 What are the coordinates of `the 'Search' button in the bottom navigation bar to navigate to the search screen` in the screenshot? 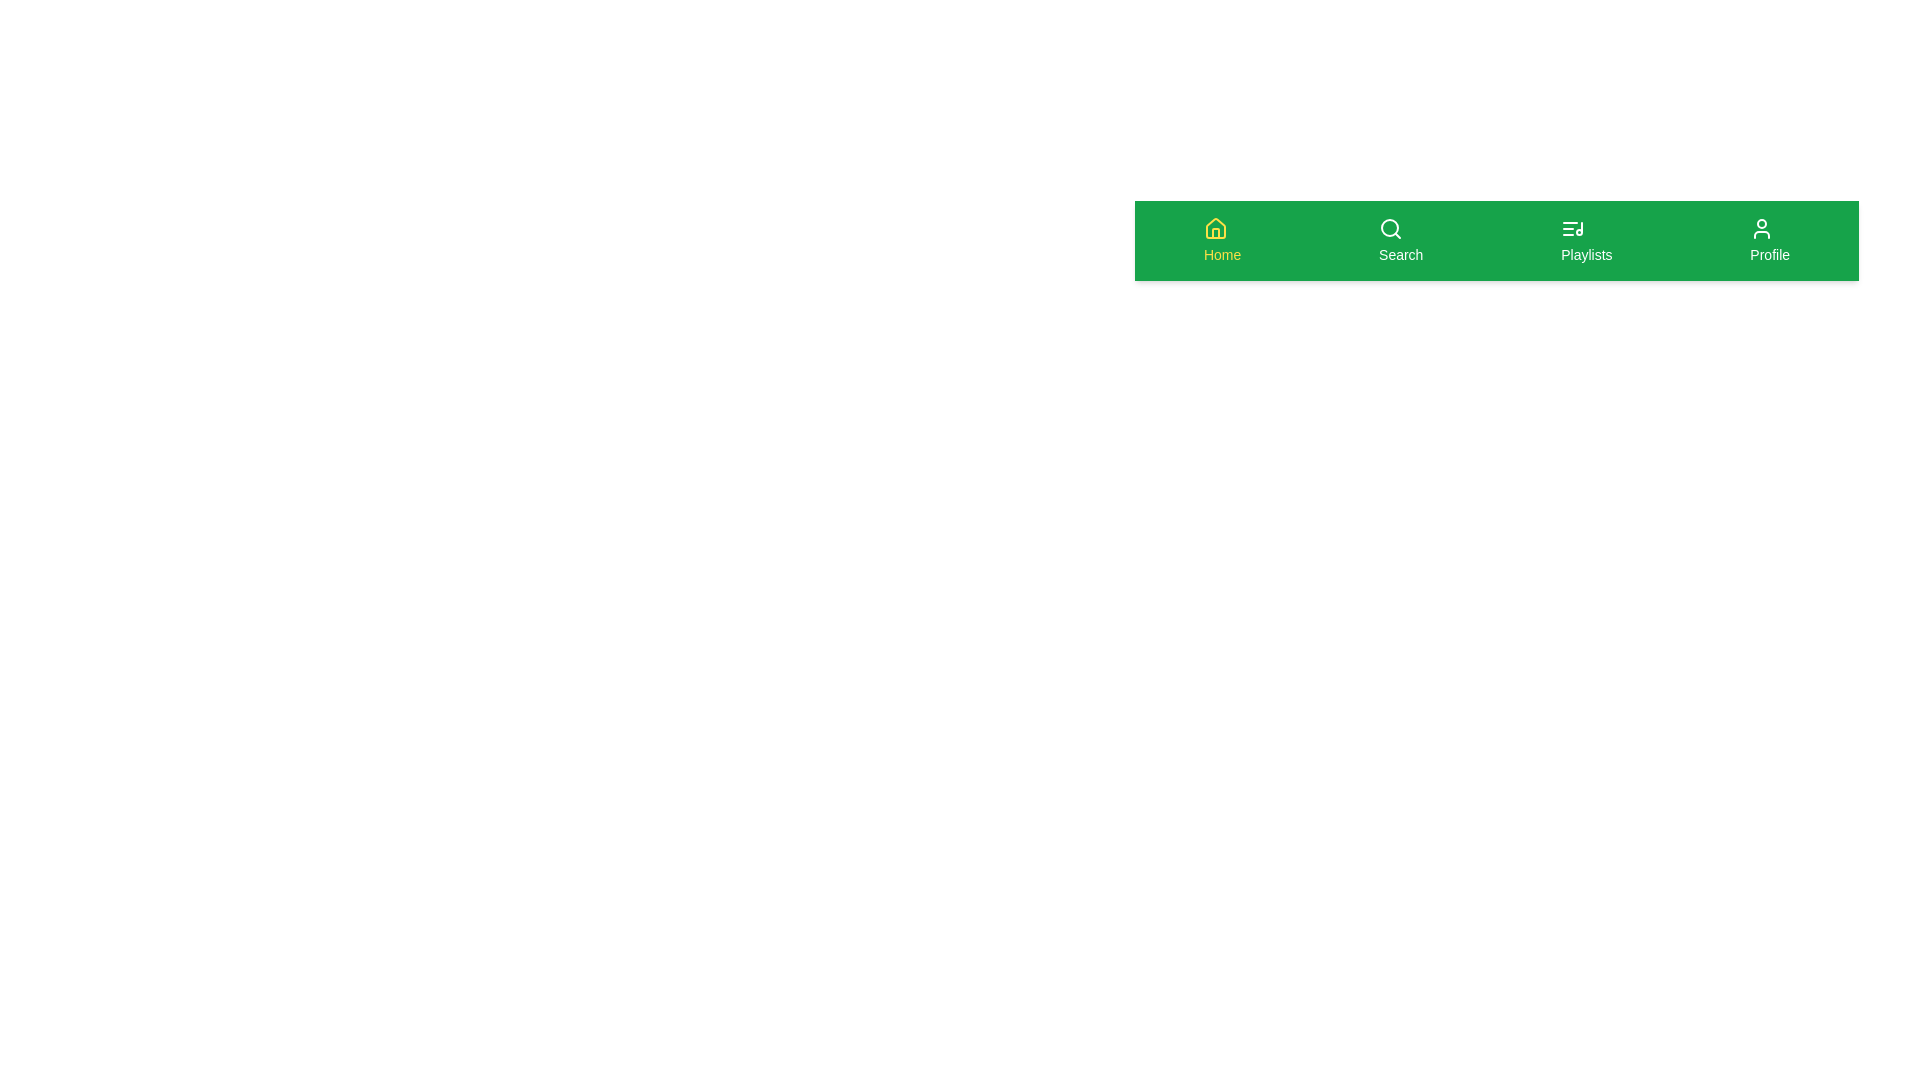 It's located at (1400, 239).